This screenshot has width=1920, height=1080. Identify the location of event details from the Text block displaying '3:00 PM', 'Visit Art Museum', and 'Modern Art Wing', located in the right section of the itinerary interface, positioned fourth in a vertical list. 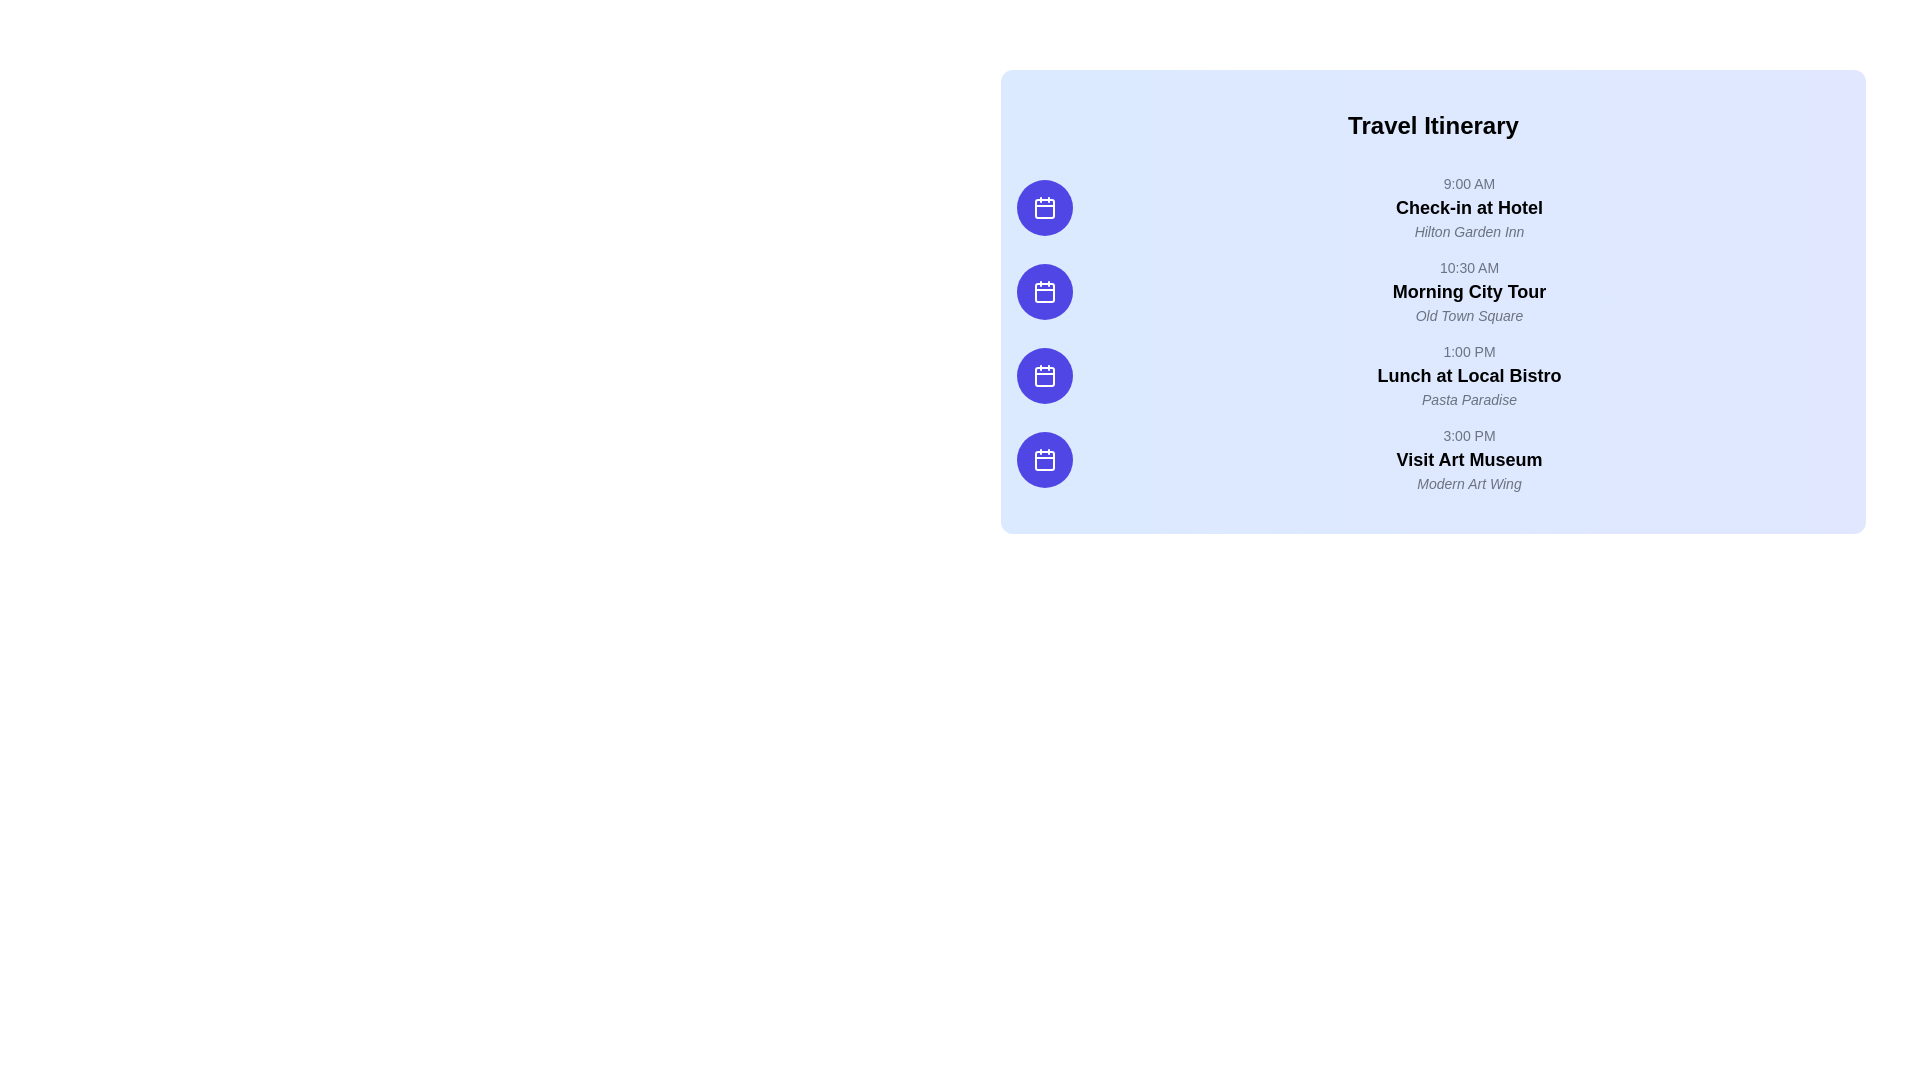
(1469, 459).